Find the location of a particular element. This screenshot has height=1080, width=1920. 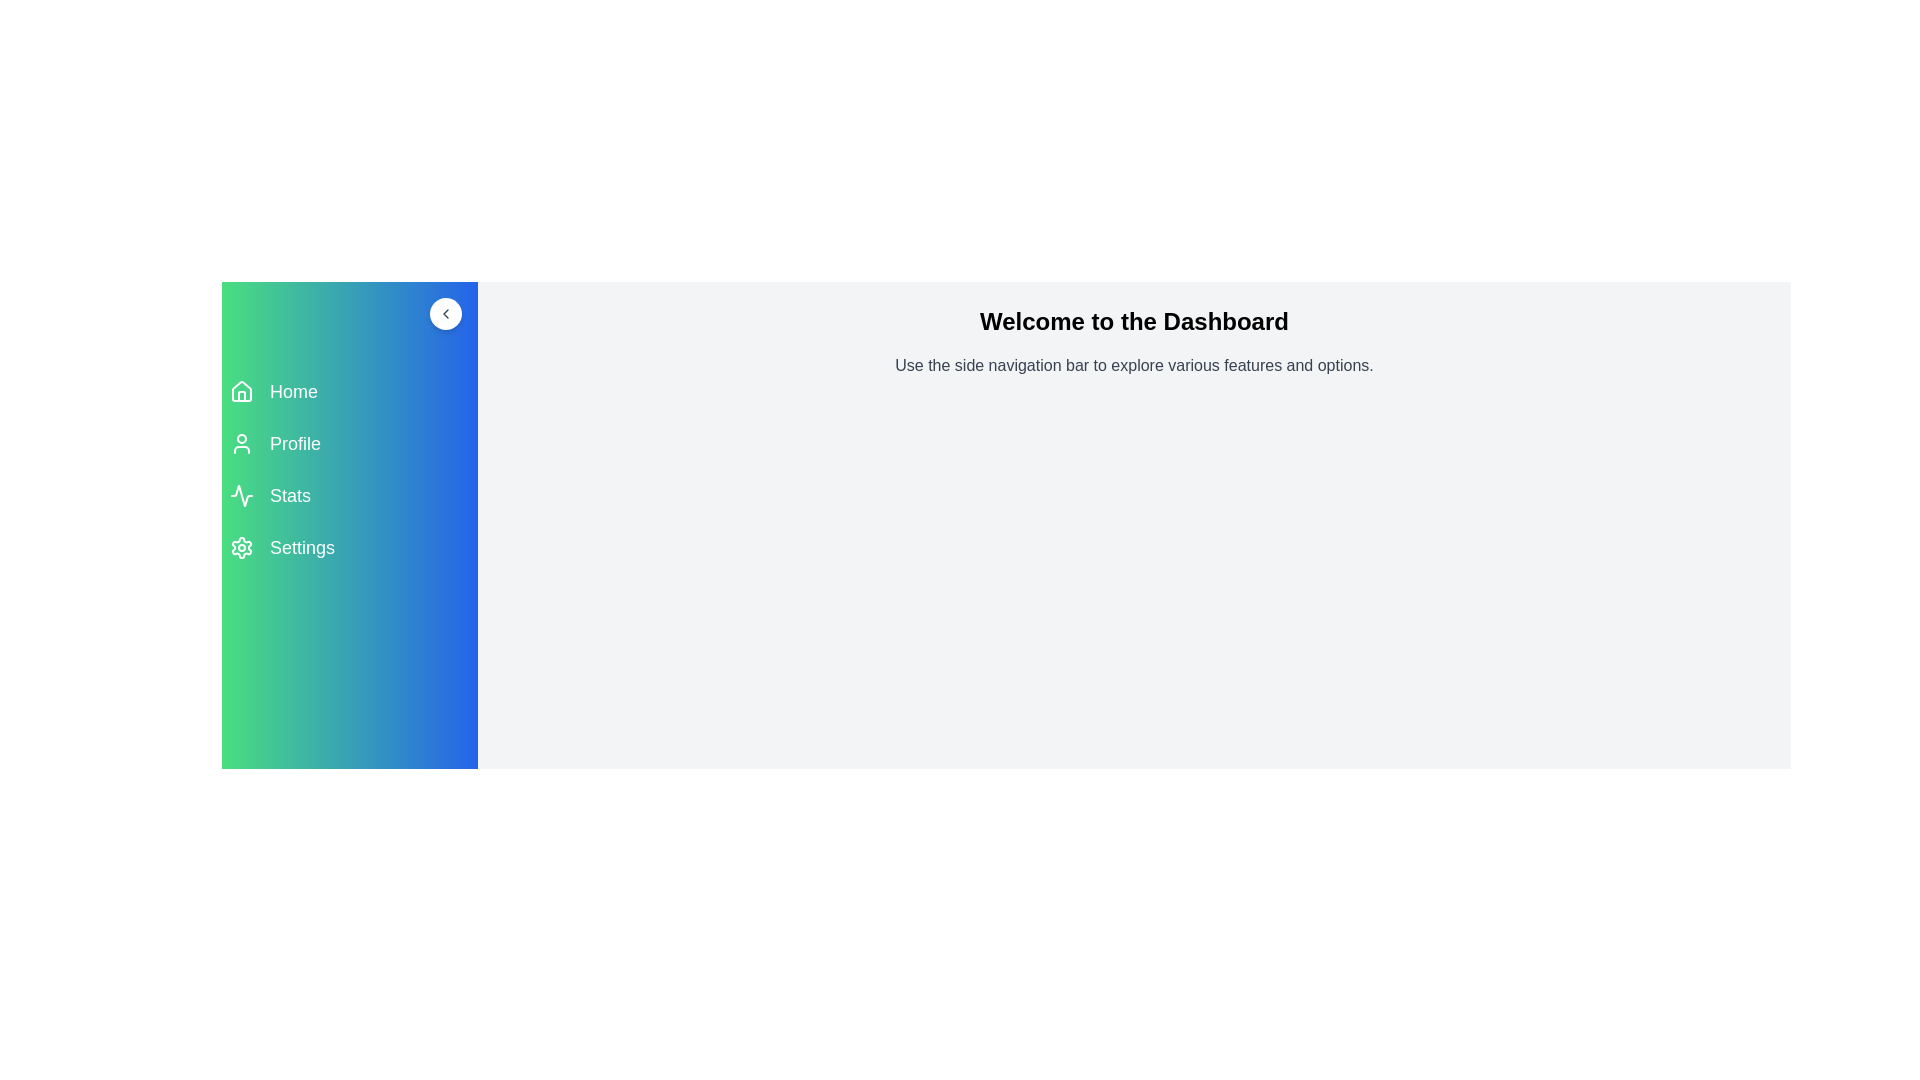

the navigation control button located at the top right of the sidebar is located at coordinates (445, 313).